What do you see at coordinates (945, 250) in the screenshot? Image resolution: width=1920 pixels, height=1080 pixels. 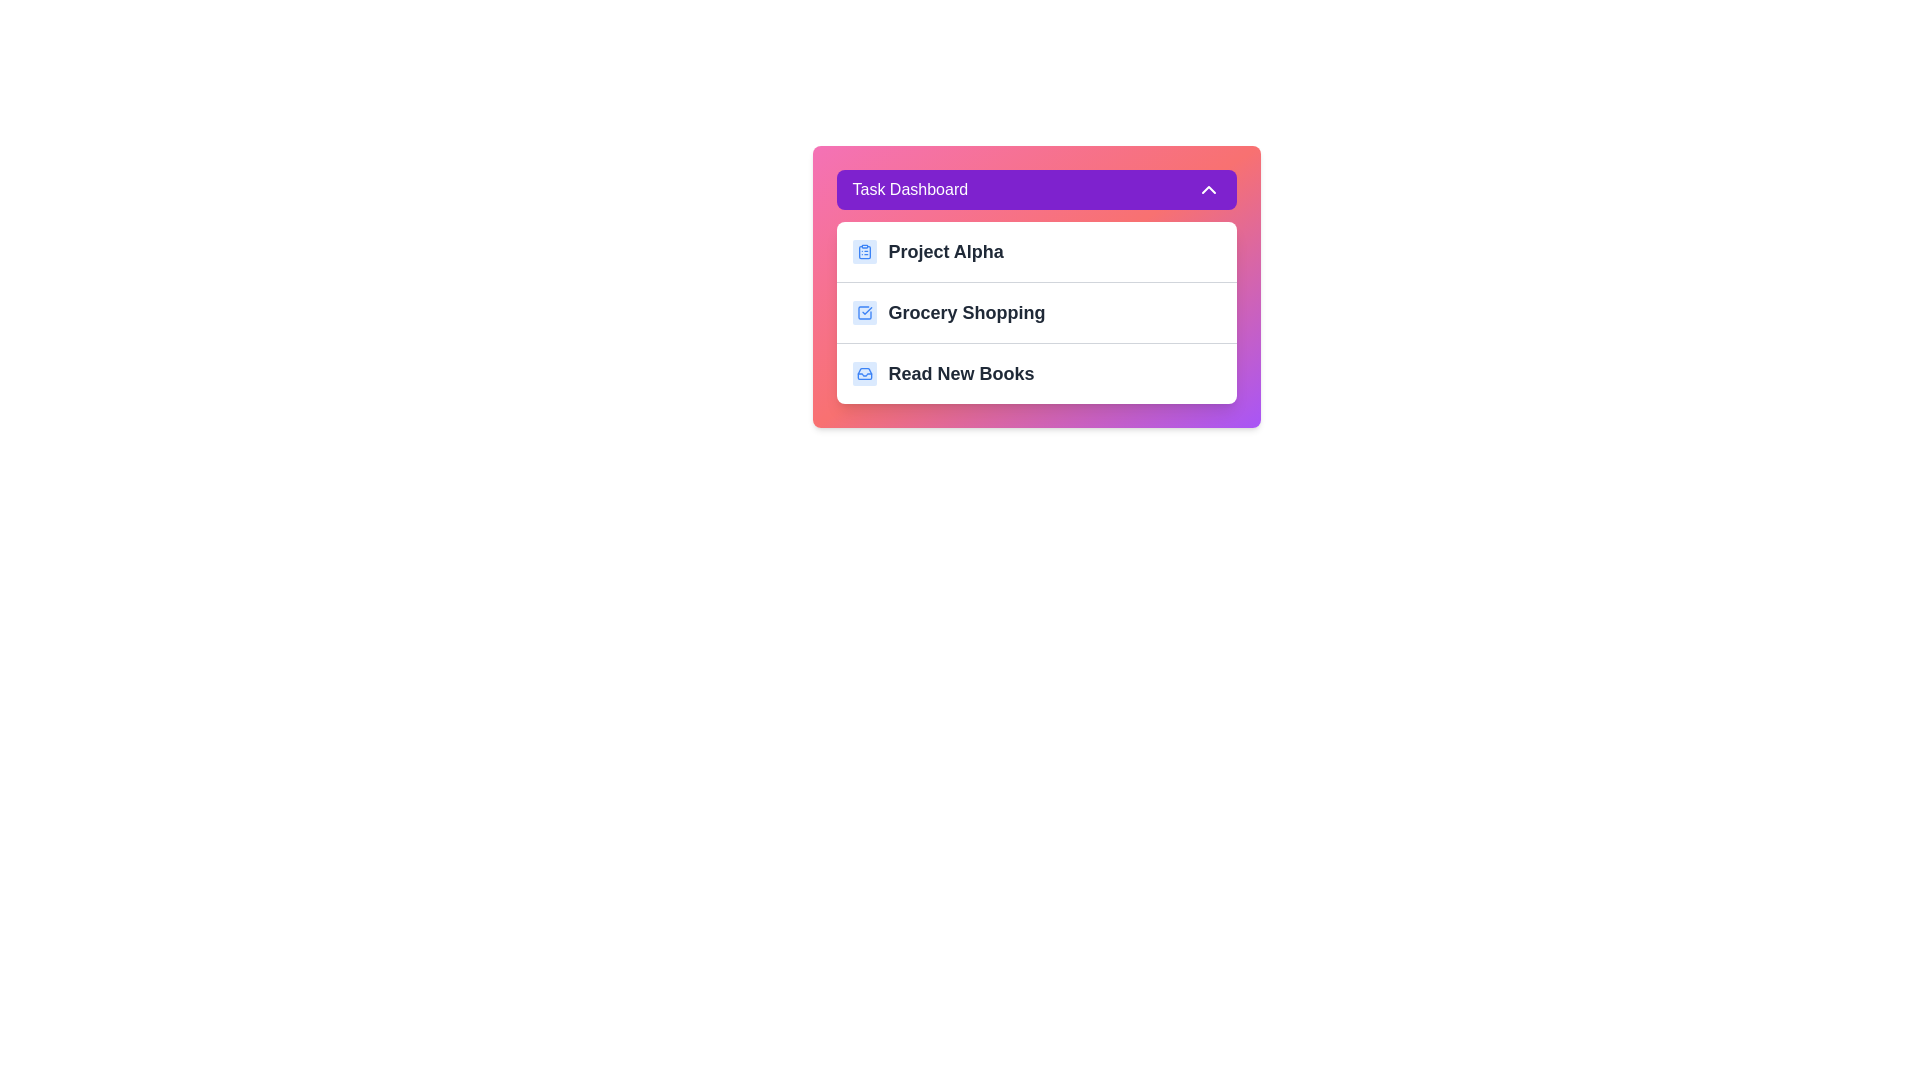 I see `the 'Project Alpha' text label, which is the first item` at bounding box center [945, 250].